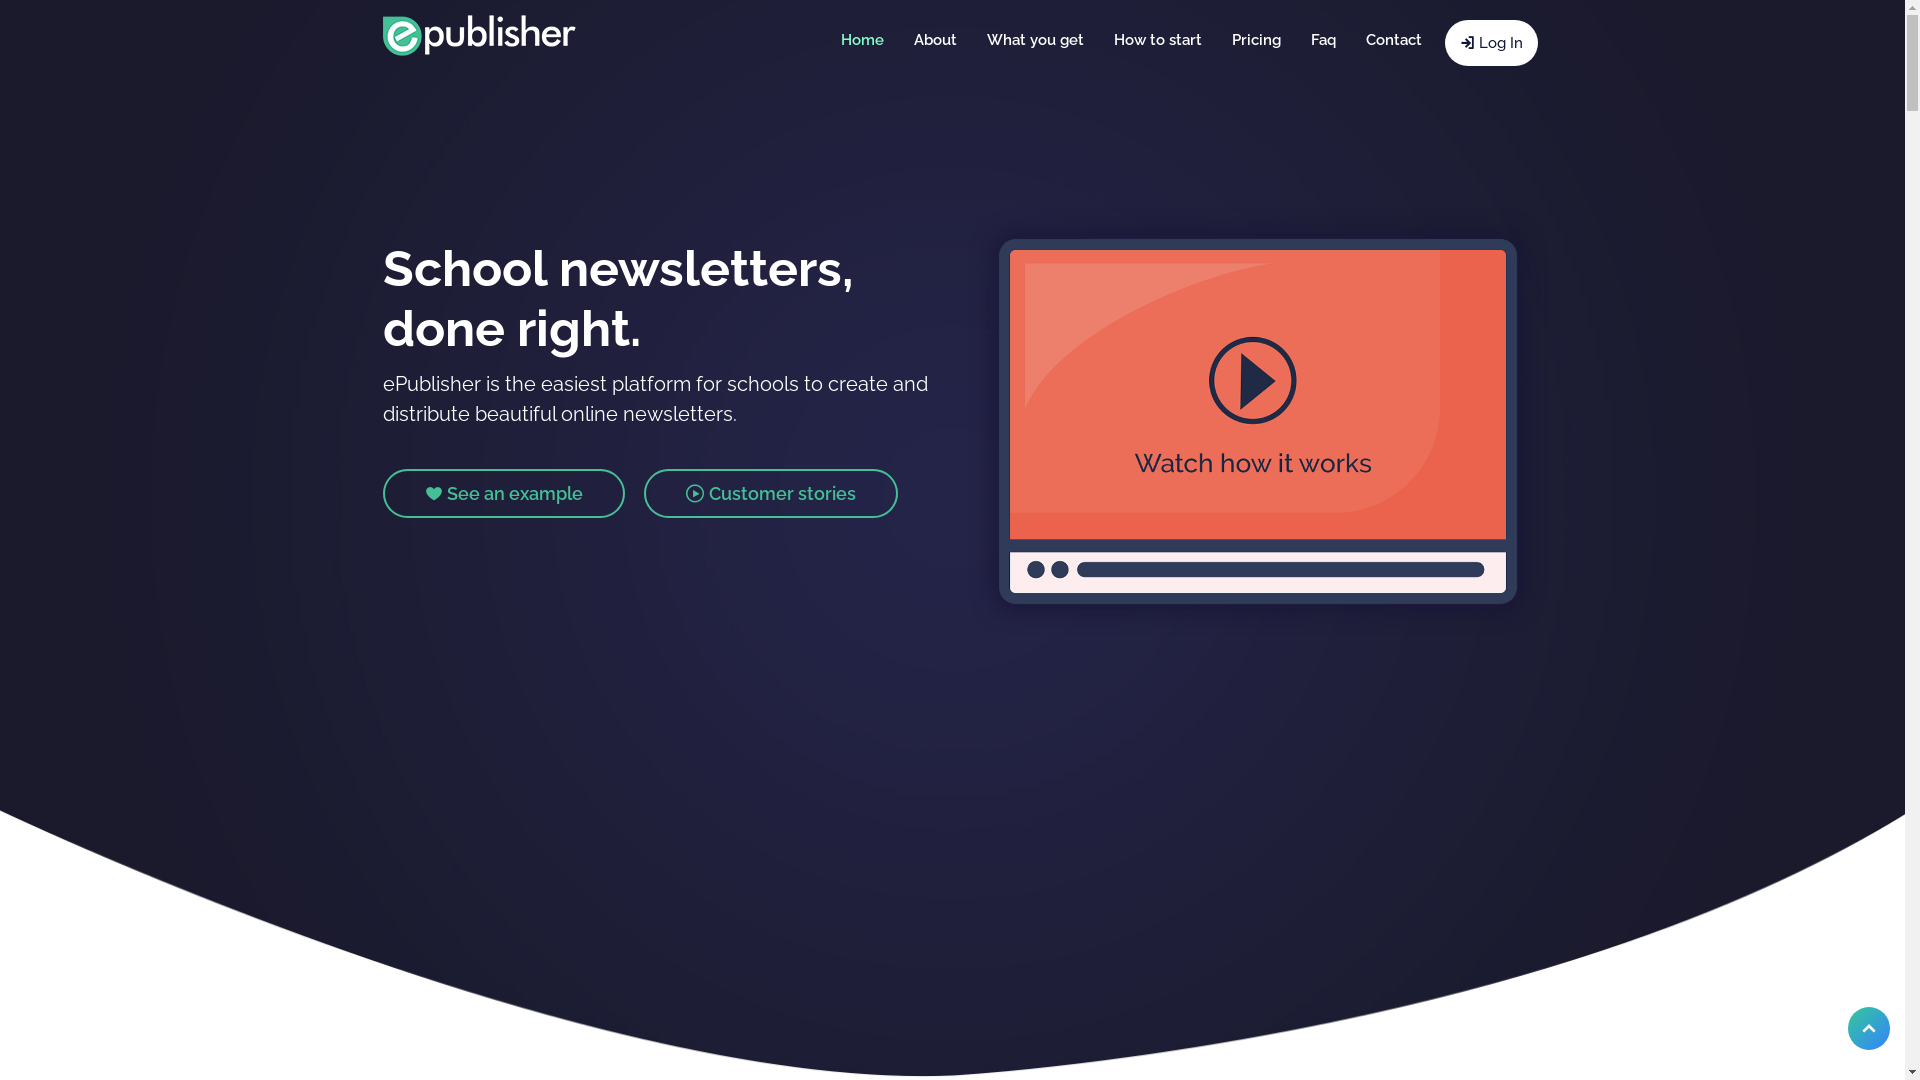  Describe the element at coordinates (1391, 39) in the screenshot. I see `'Contact'` at that location.